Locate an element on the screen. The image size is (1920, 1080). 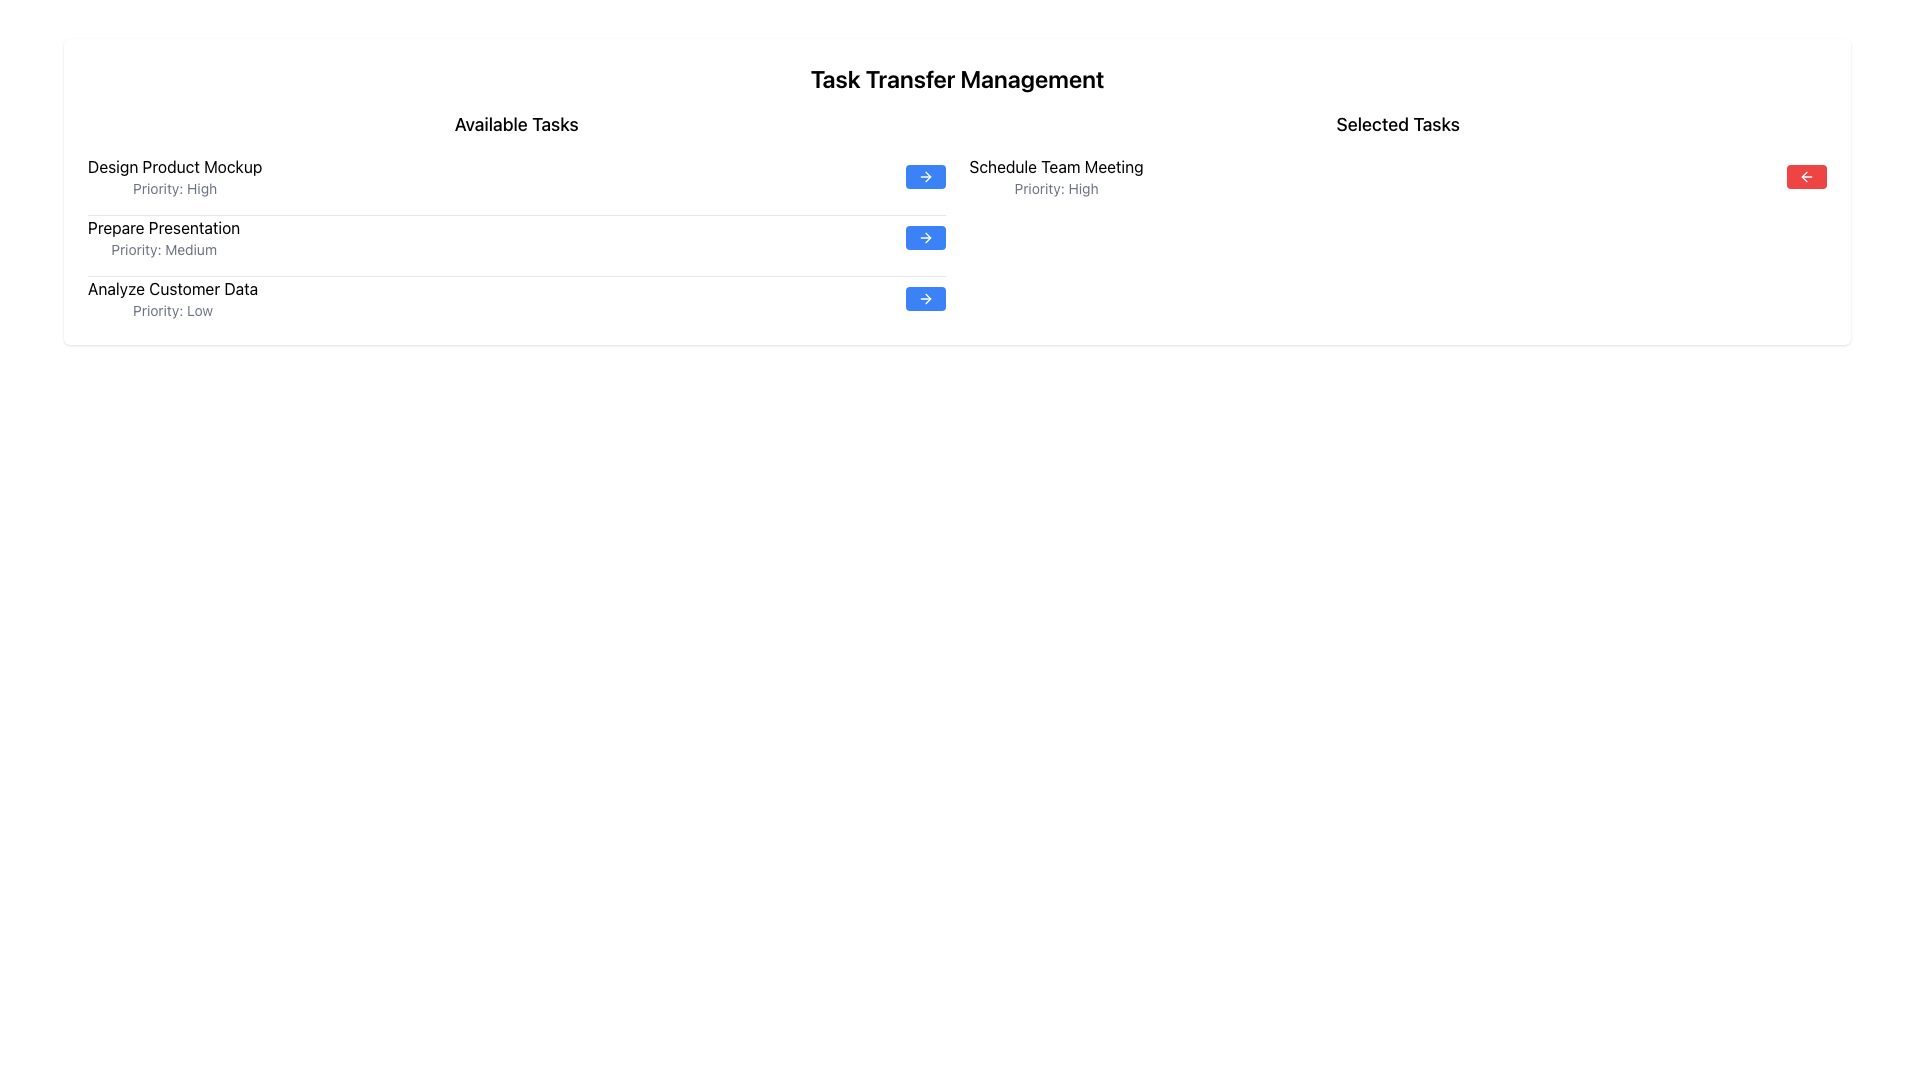
the 'Prepare Presentation' text label which displays in bold within the 'Available Tasks' section, positioned above 'Analyze Customer Data' and below 'Design Product Mockup' is located at coordinates (164, 226).